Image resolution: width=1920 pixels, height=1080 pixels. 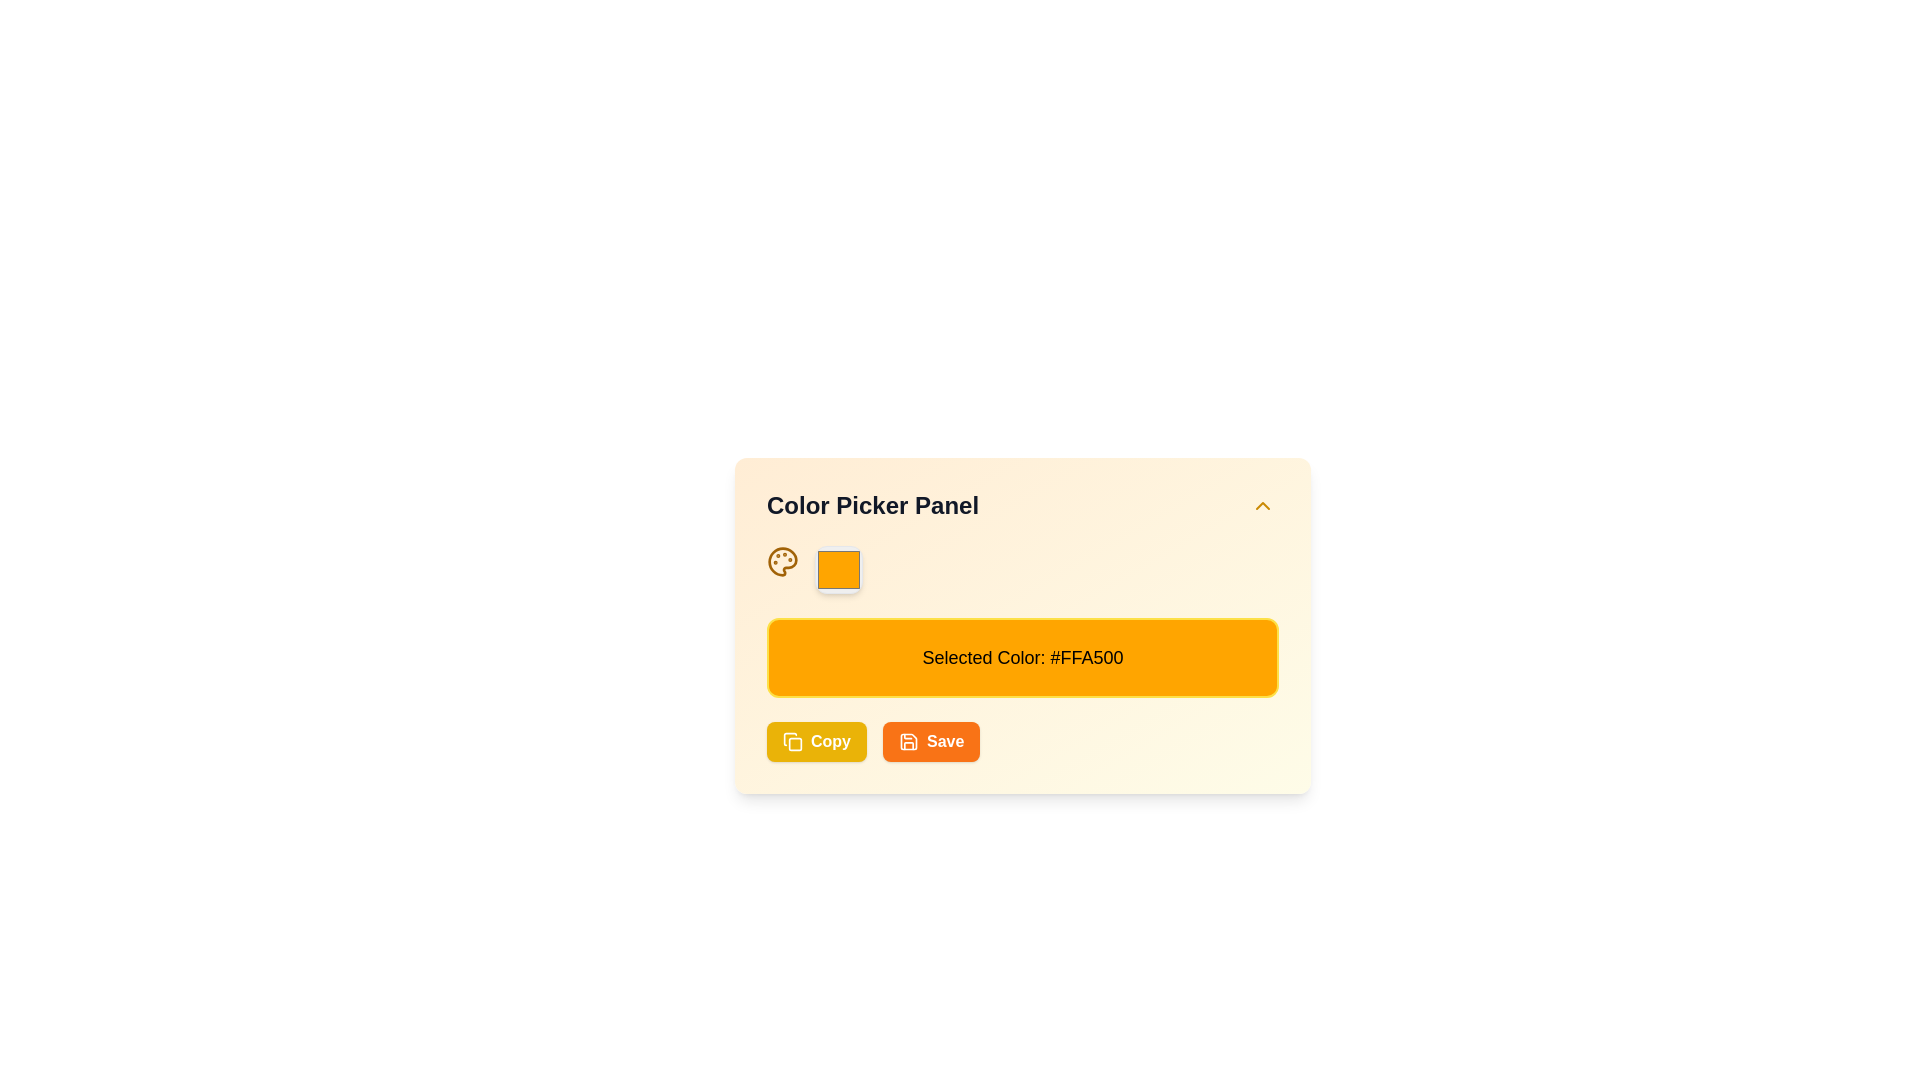 I want to click on the palette icon located at the top-left corner of the Color Picker Panel, so click(x=781, y=562).